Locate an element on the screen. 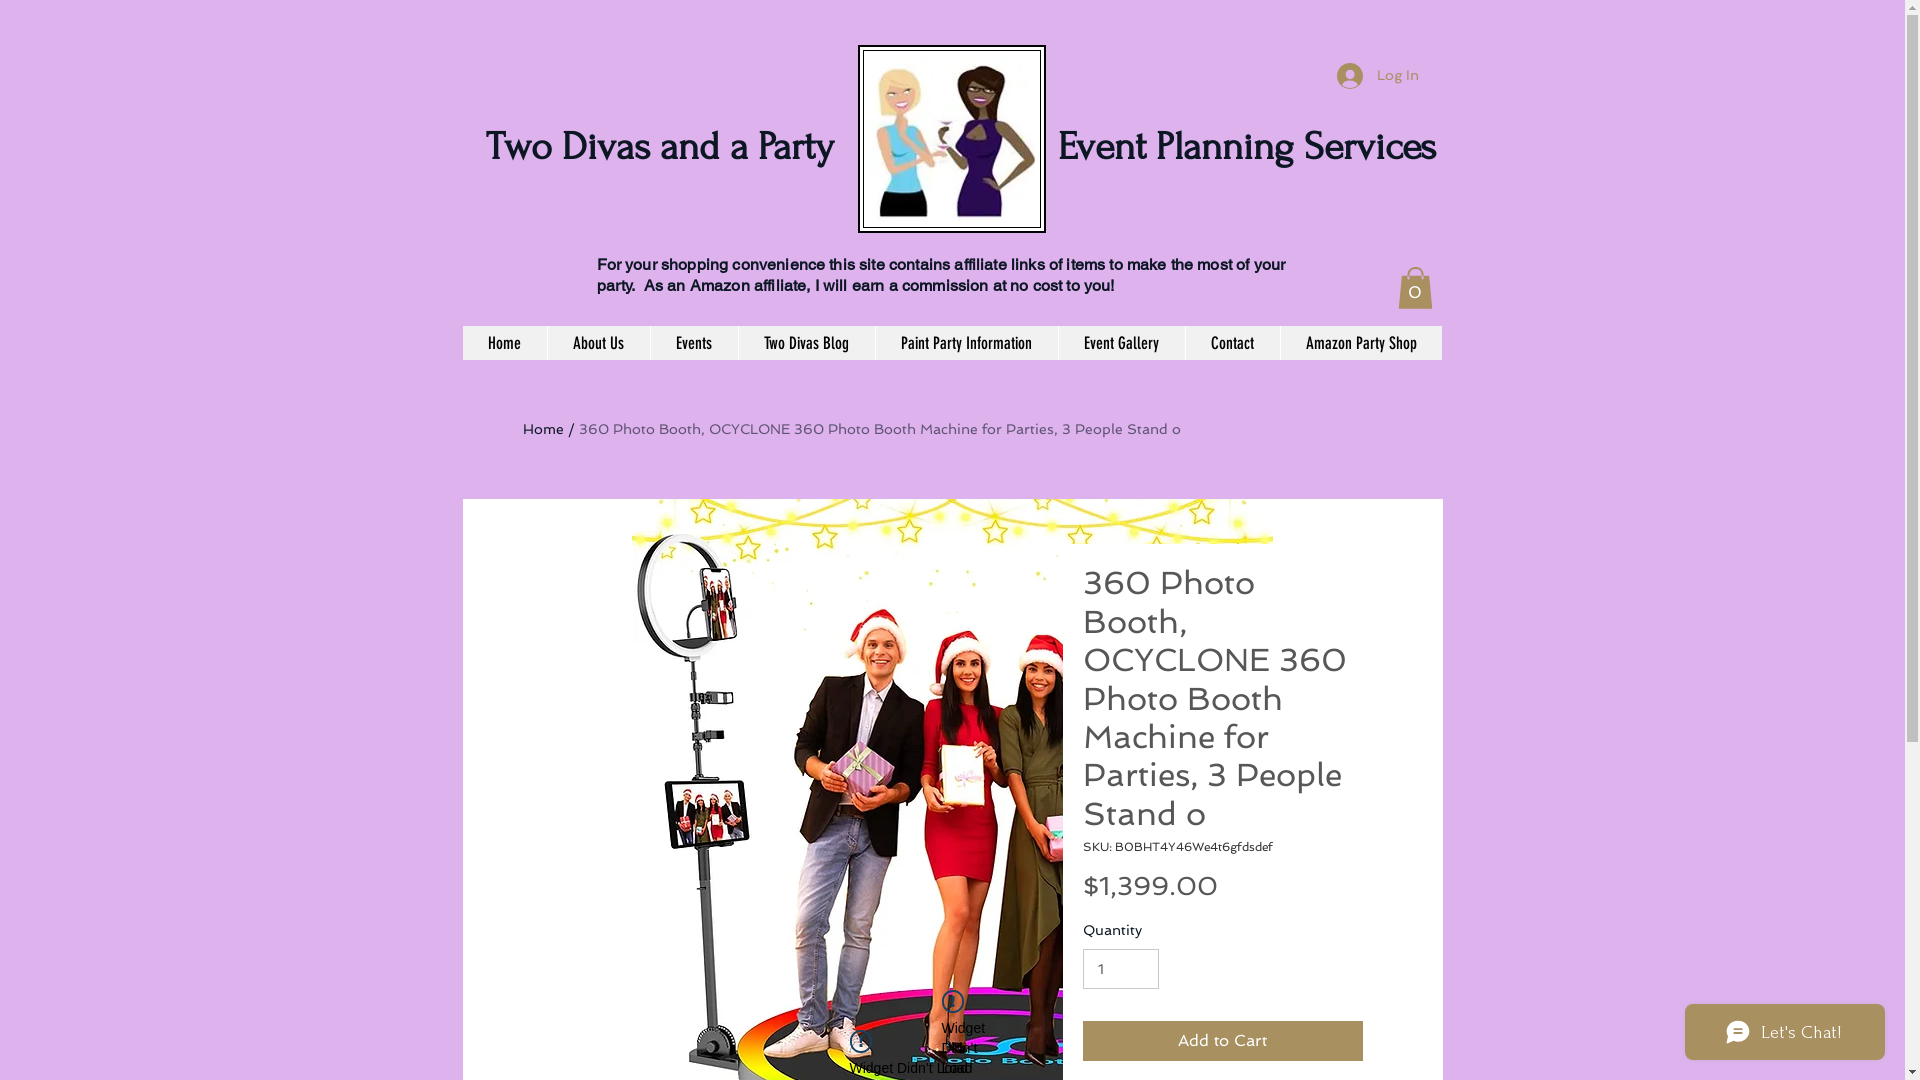 Image resolution: width=1920 pixels, height=1080 pixels. 'Log In' is located at coordinates (1376, 75).